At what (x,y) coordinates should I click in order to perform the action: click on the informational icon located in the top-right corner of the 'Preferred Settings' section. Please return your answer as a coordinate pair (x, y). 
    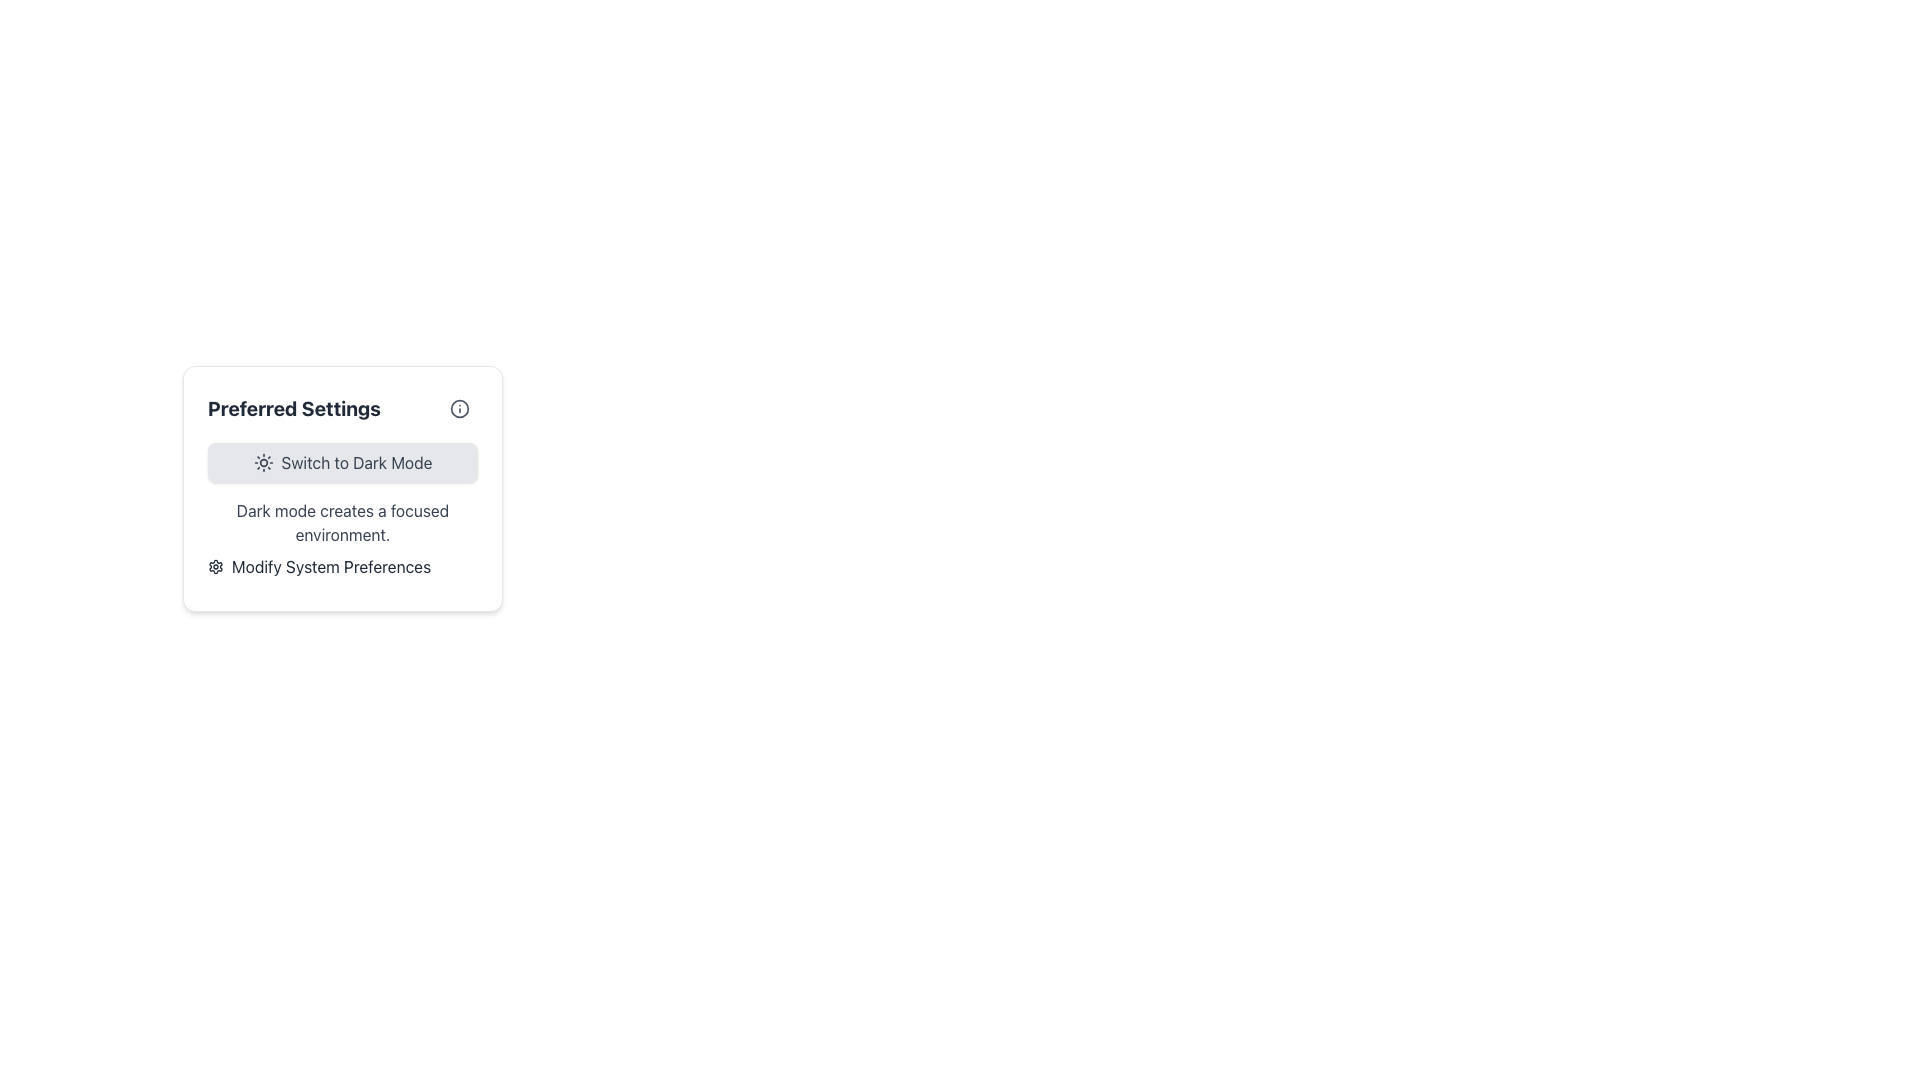
    Looking at the image, I should click on (459, 407).